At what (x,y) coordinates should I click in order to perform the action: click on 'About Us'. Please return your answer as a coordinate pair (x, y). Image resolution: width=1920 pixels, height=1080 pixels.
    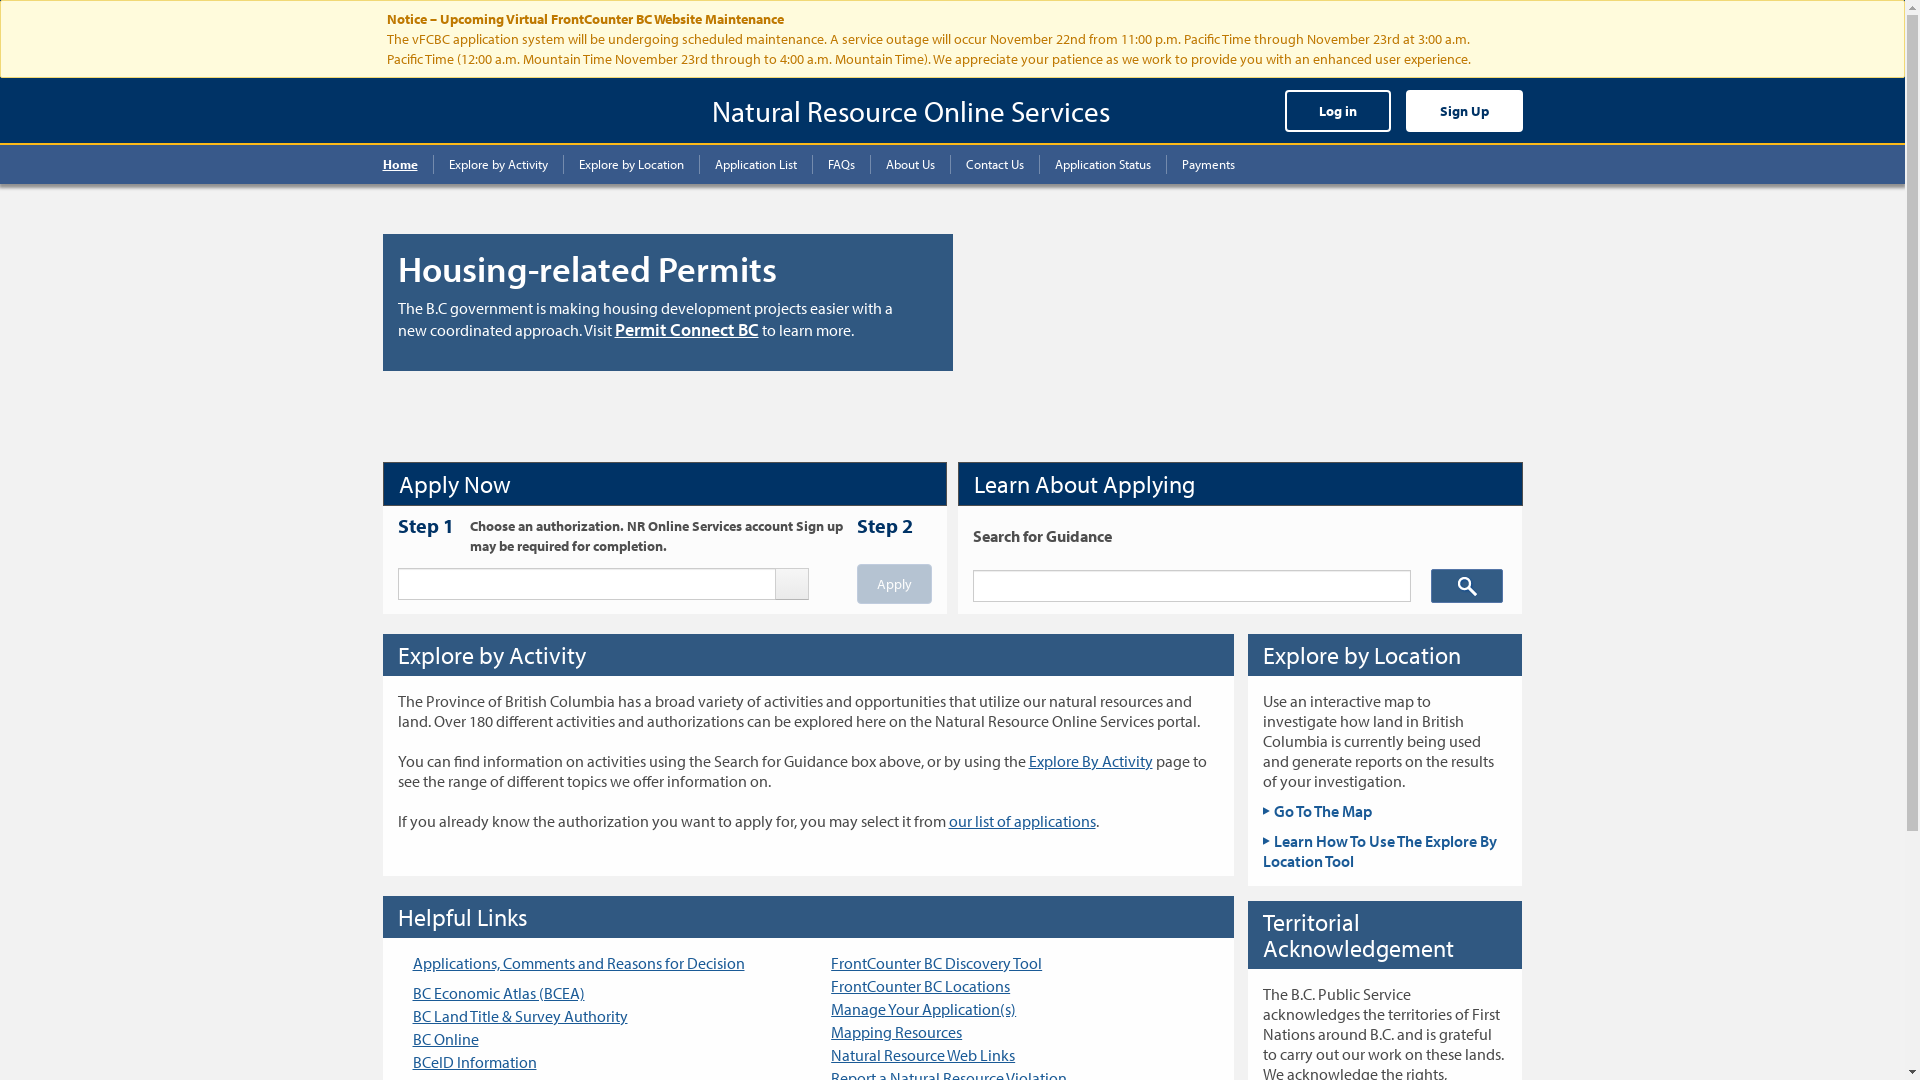
    Looking at the image, I should click on (909, 163).